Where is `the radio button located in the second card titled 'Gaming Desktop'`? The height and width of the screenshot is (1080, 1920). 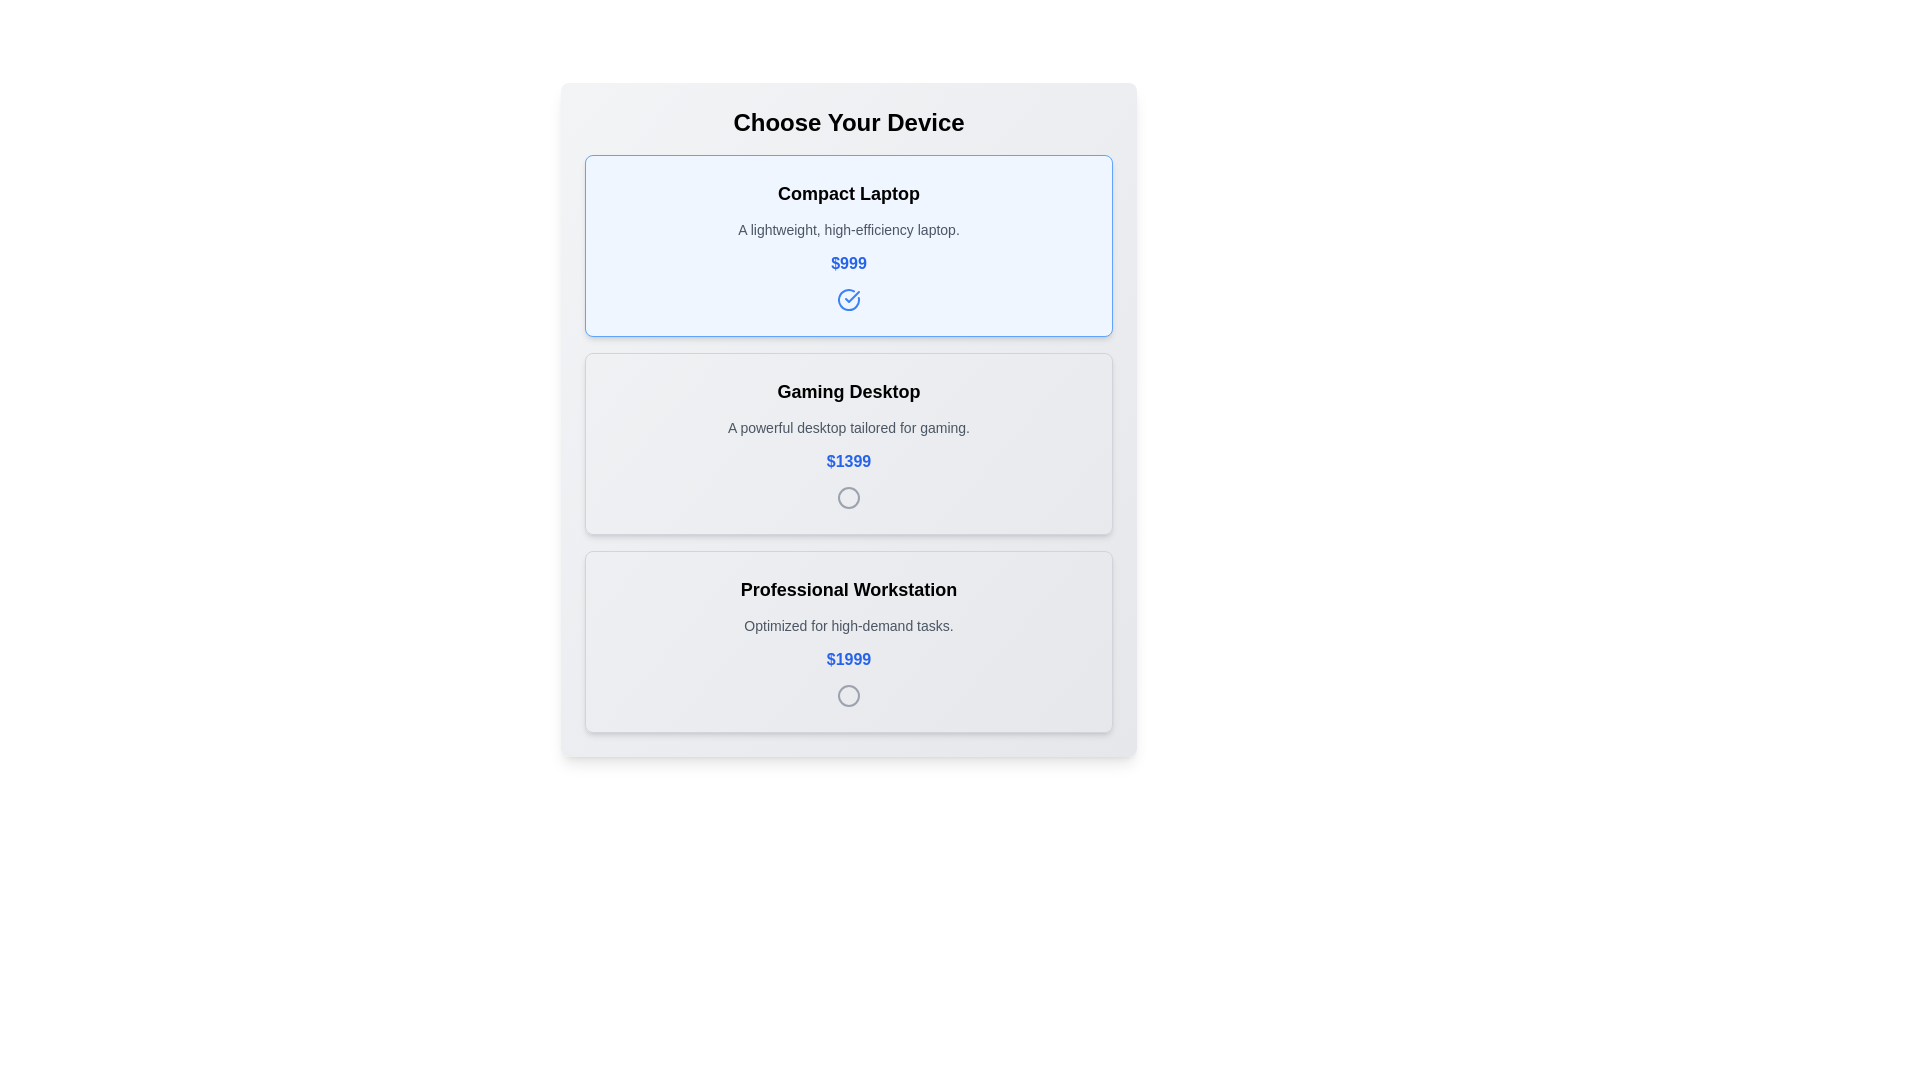 the radio button located in the second card titled 'Gaming Desktop' is located at coordinates (849, 496).